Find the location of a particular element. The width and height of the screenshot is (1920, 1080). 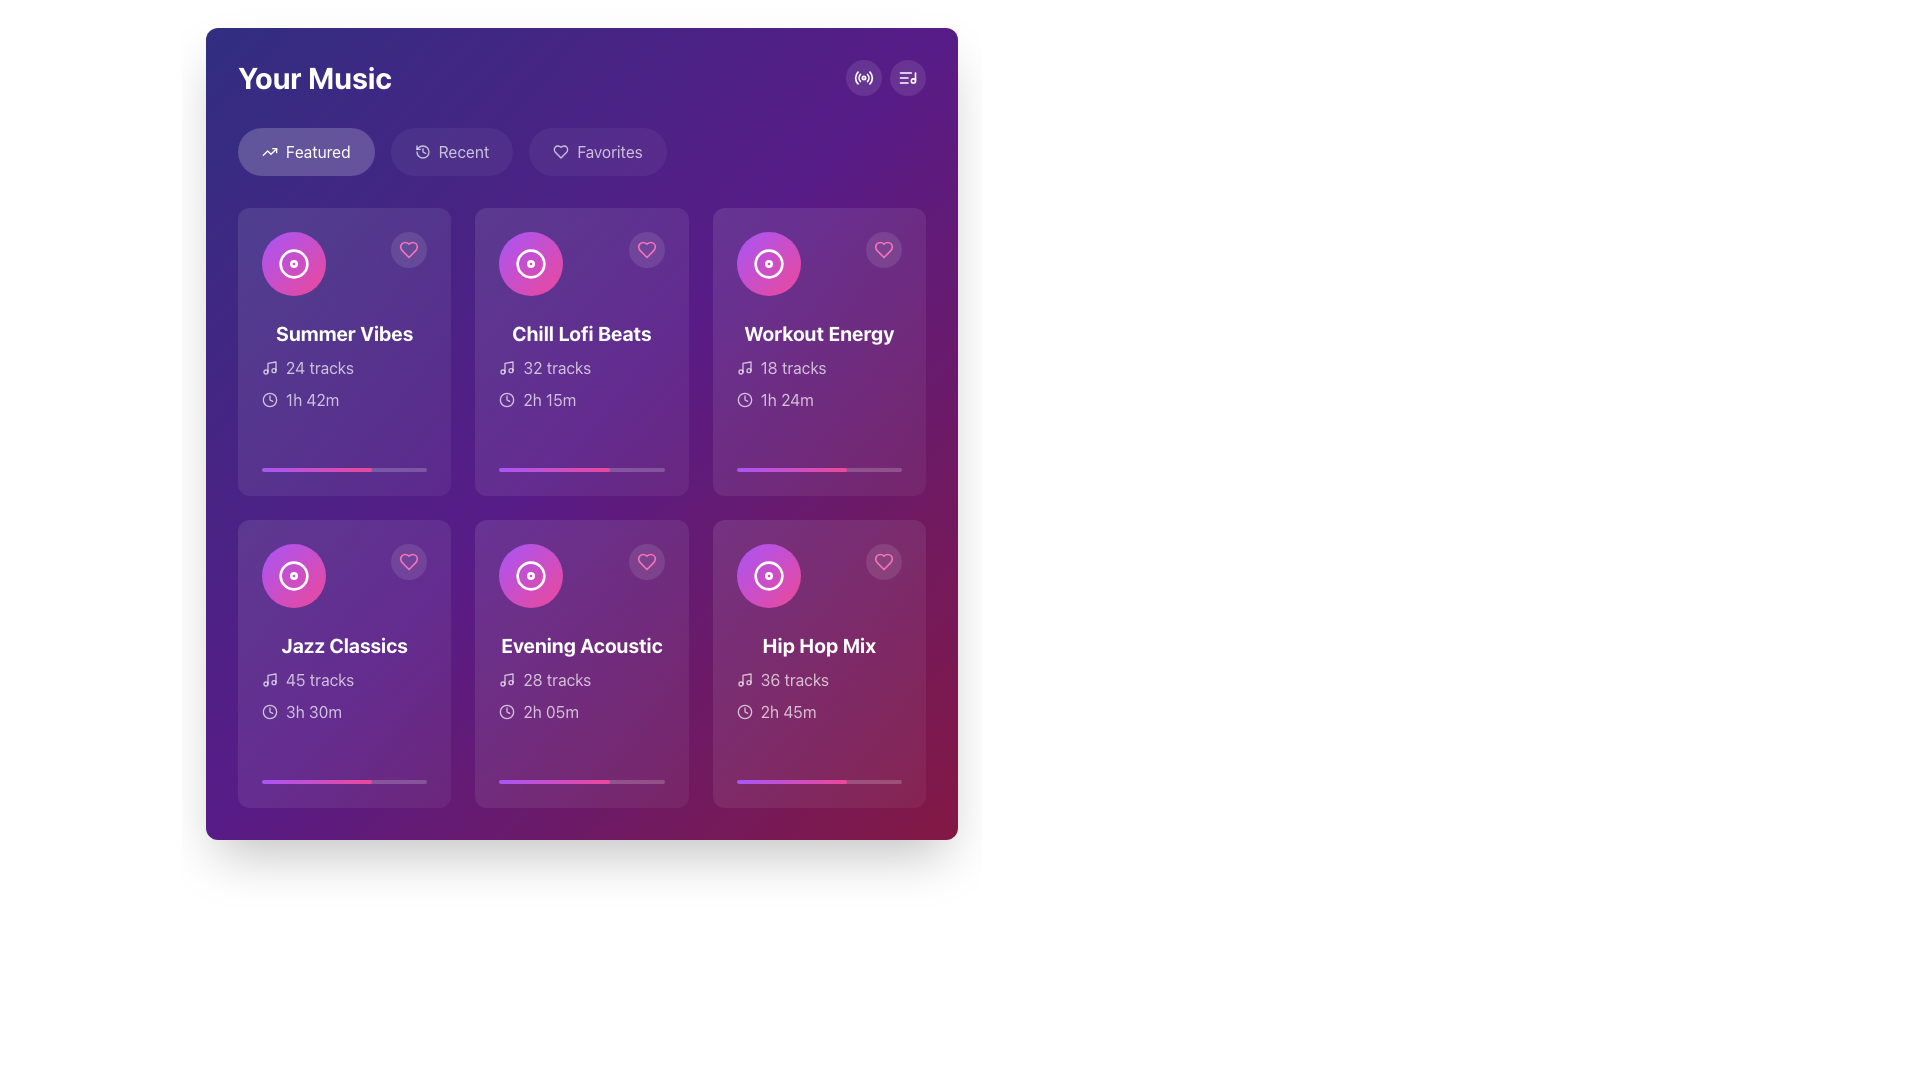

the text label displaying 'Evening Acoustic' in bold, white font, located in the second row of items in a grid layout, part of the third card below the header 'Your Music' is located at coordinates (580, 645).